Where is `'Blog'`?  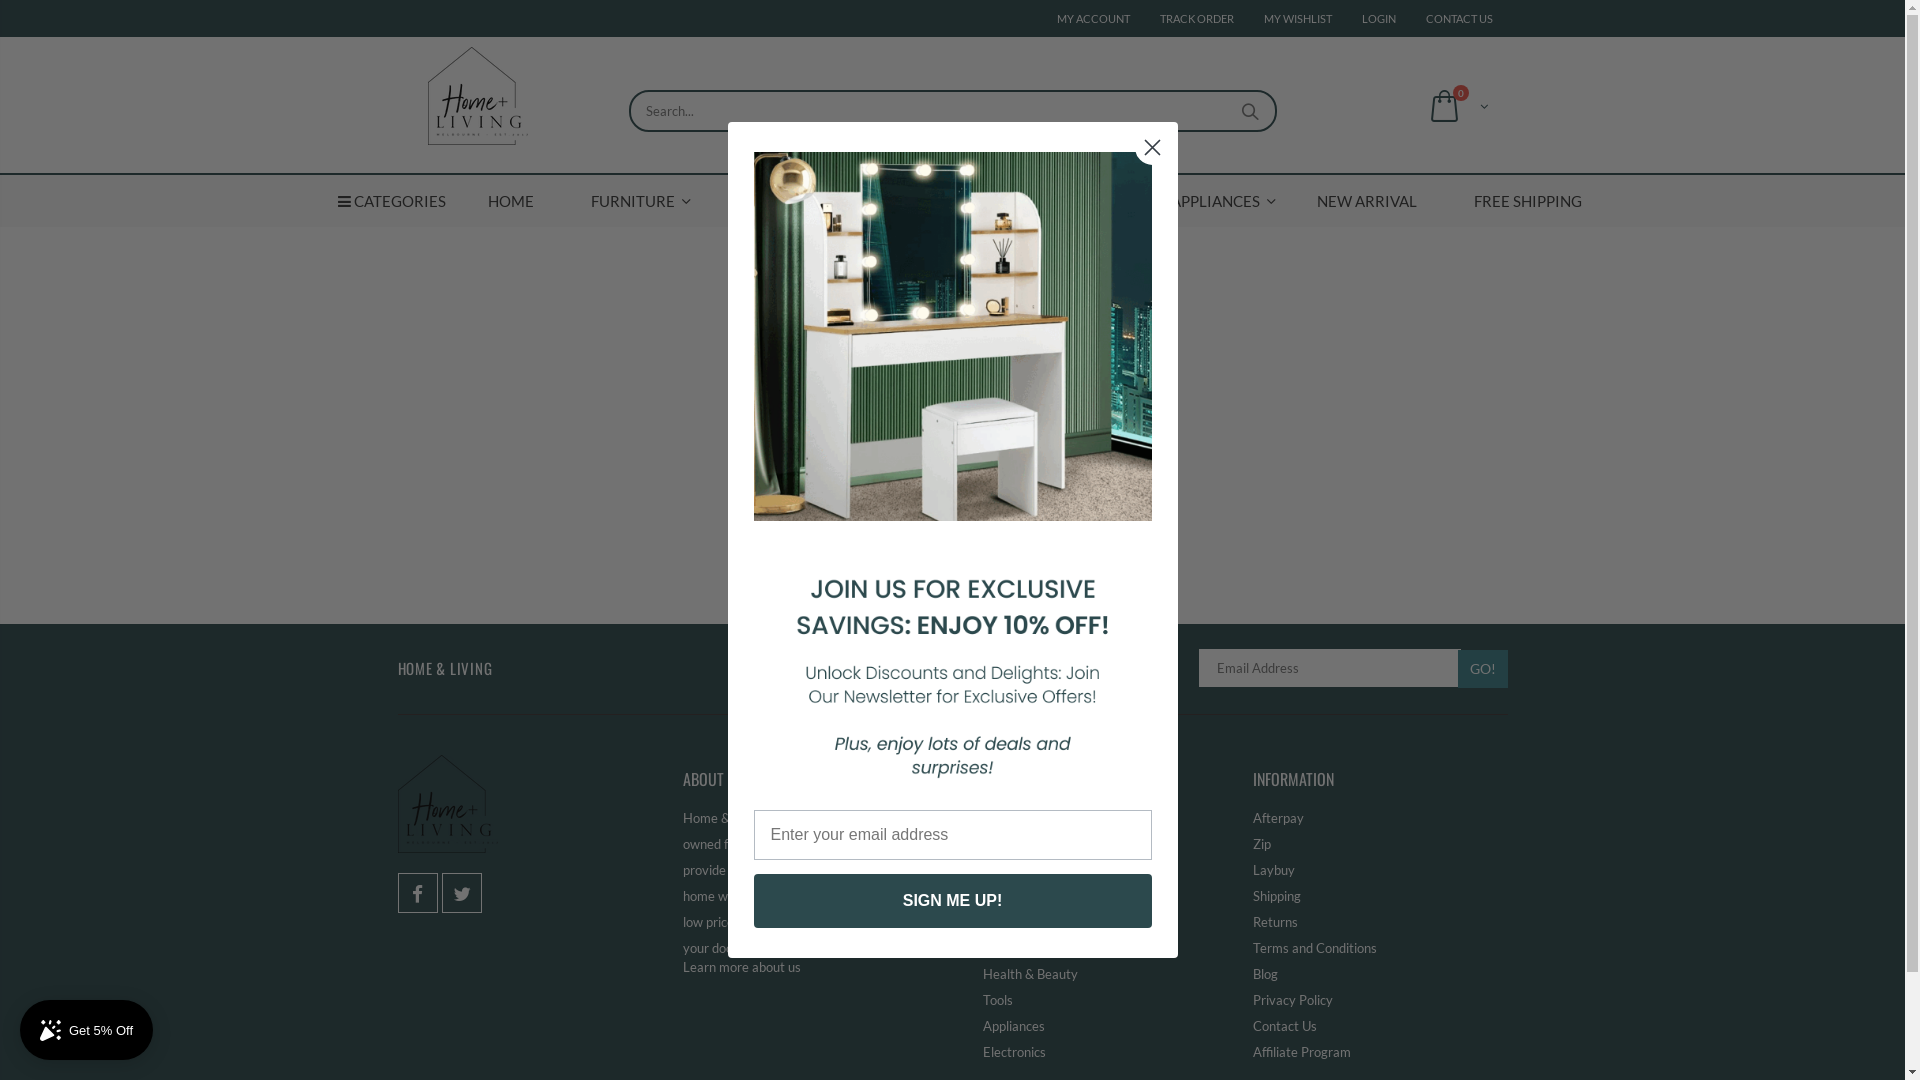
'Blog' is located at coordinates (1263, 973).